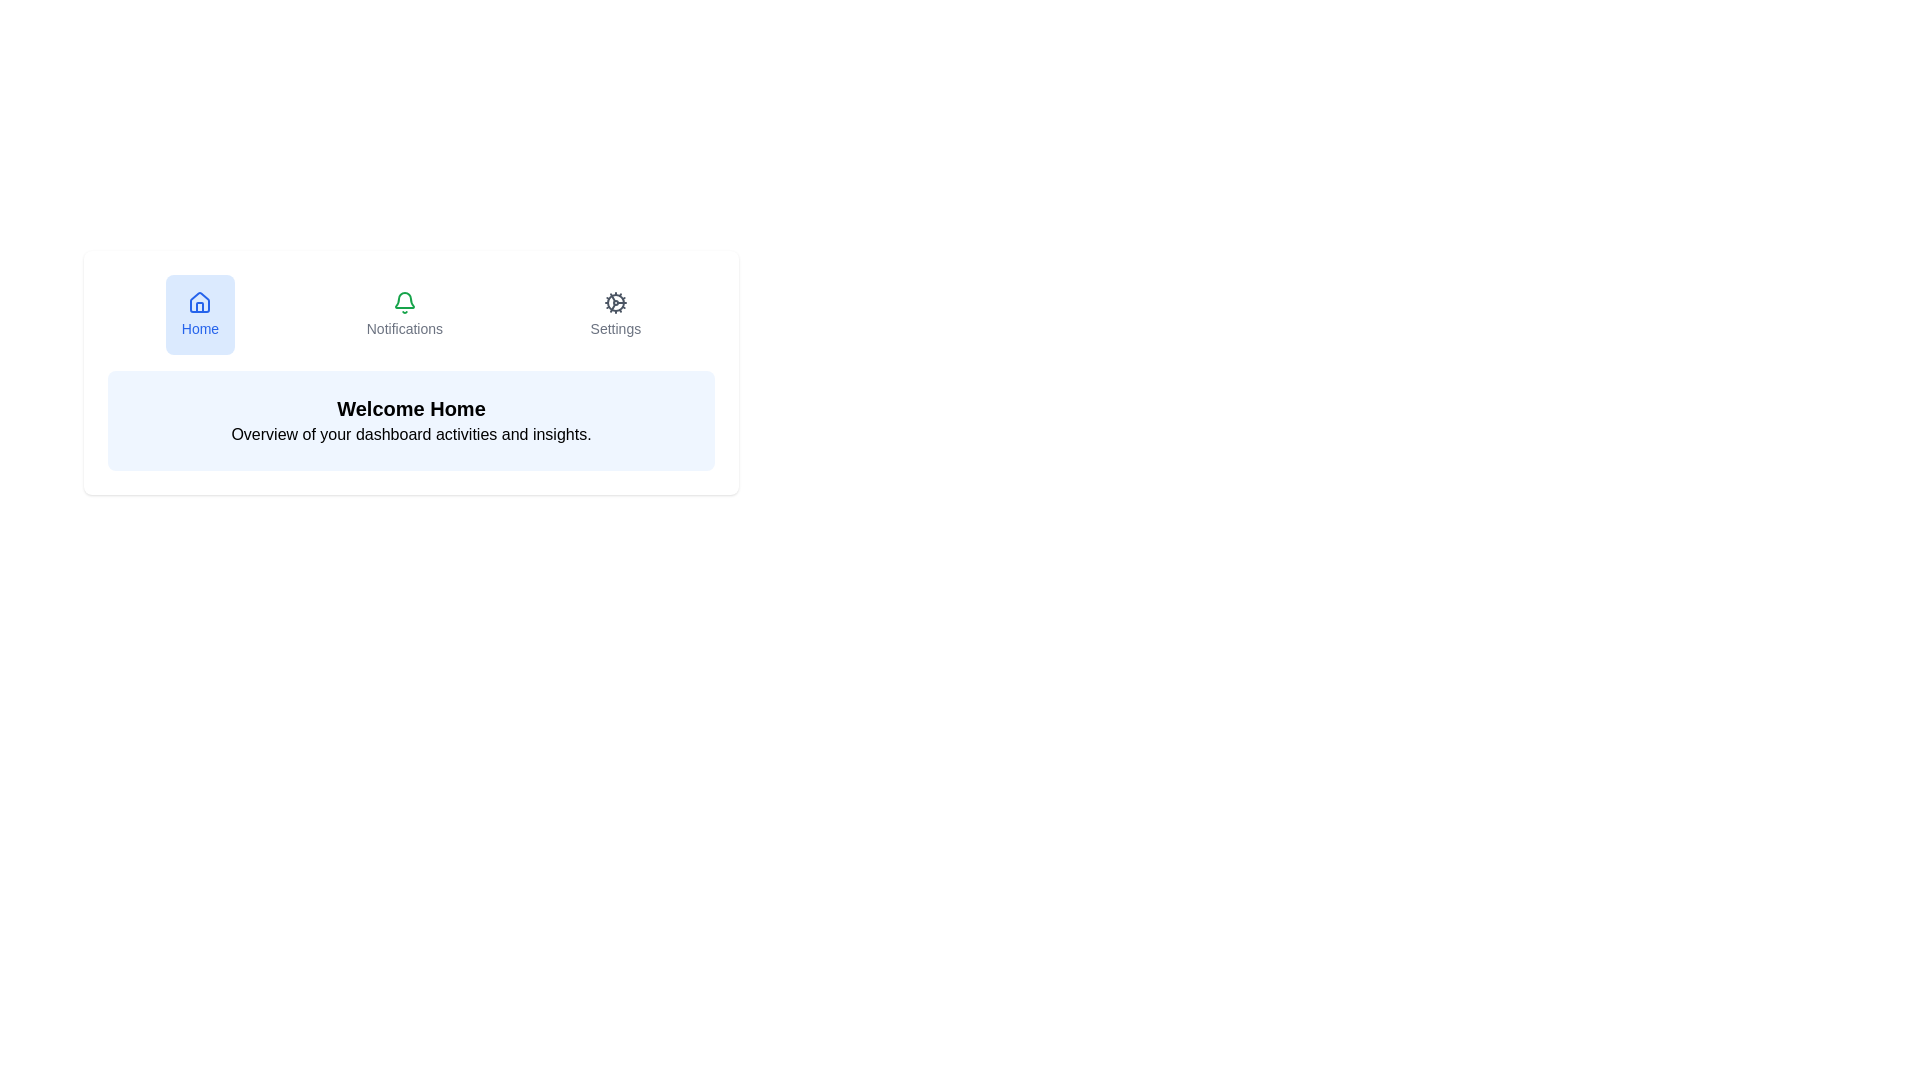 This screenshot has height=1080, width=1920. What do you see at coordinates (200, 315) in the screenshot?
I see `the tab labeled Home to see its hover effect` at bounding box center [200, 315].